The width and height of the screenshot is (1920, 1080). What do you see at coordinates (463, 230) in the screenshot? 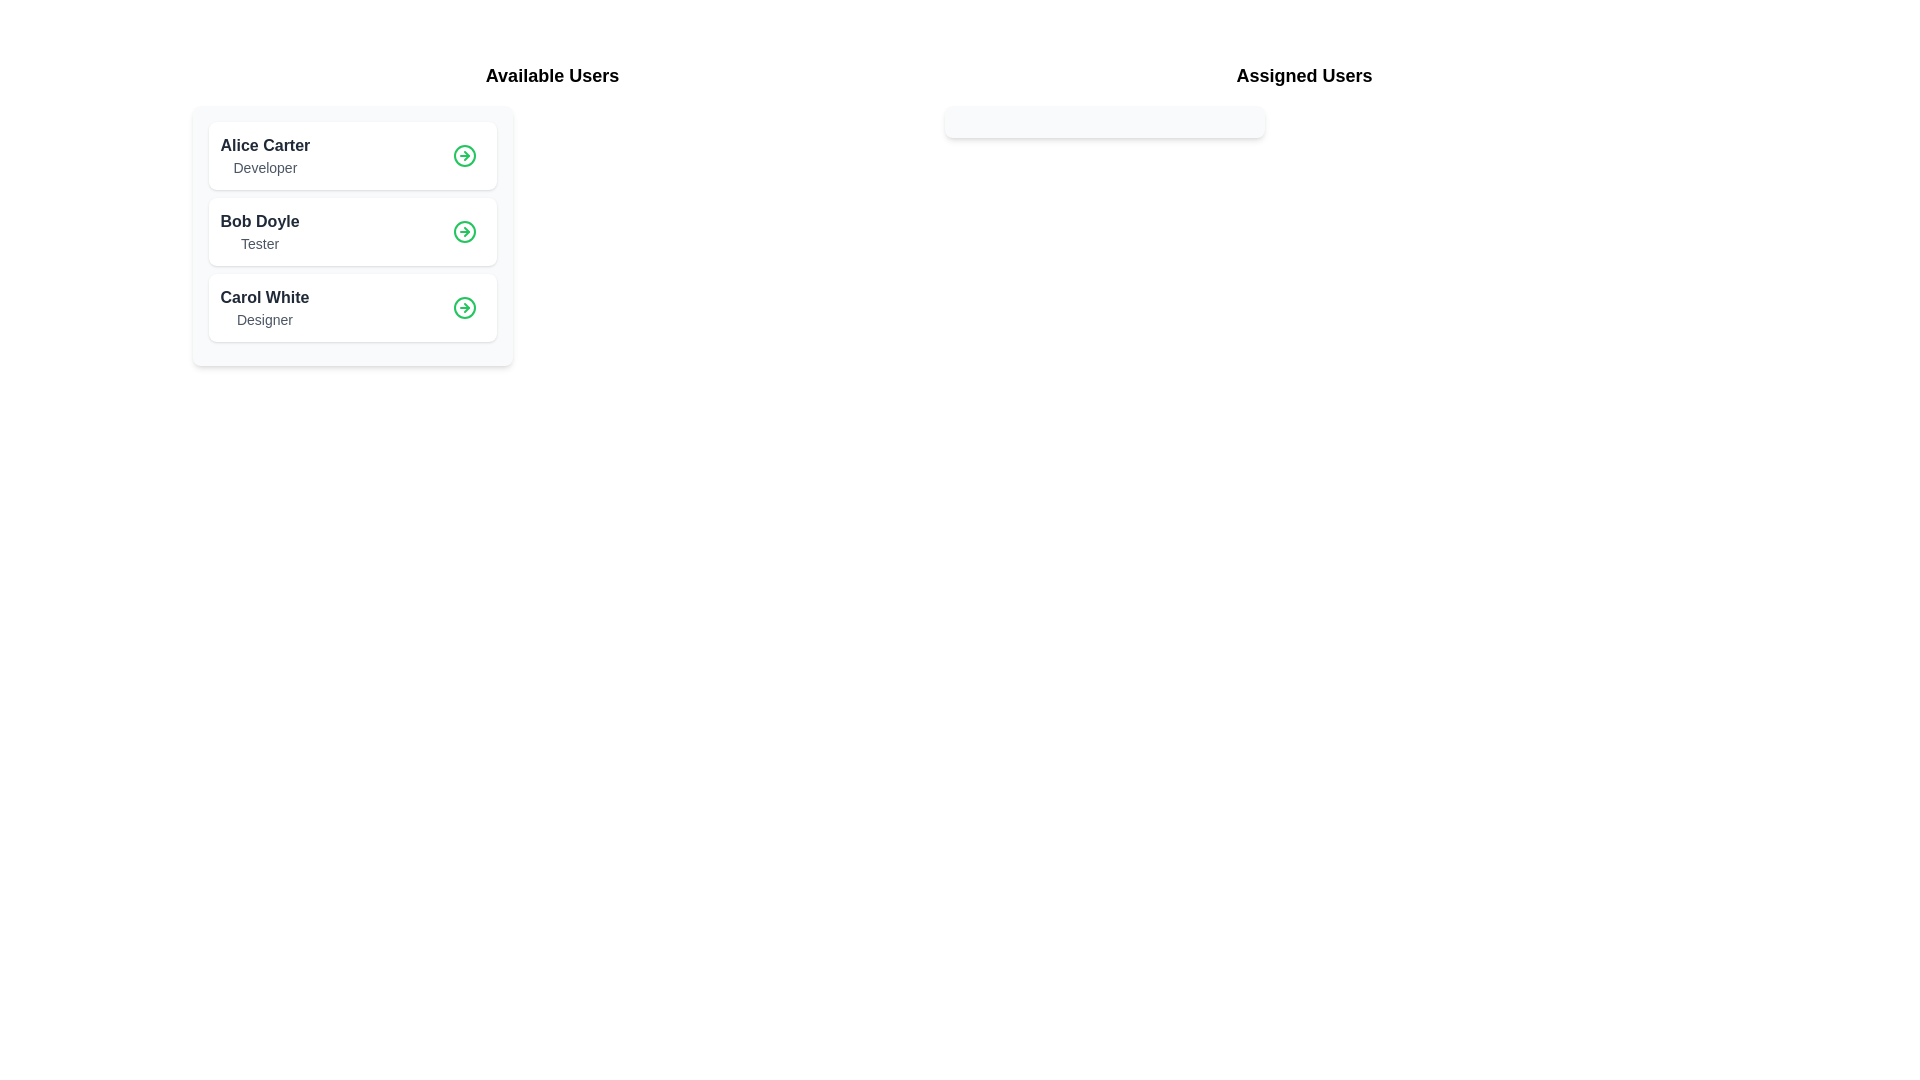
I see `details button for the user Bob Doyle in the 'Available Users' list` at bounding box center [463, 230].